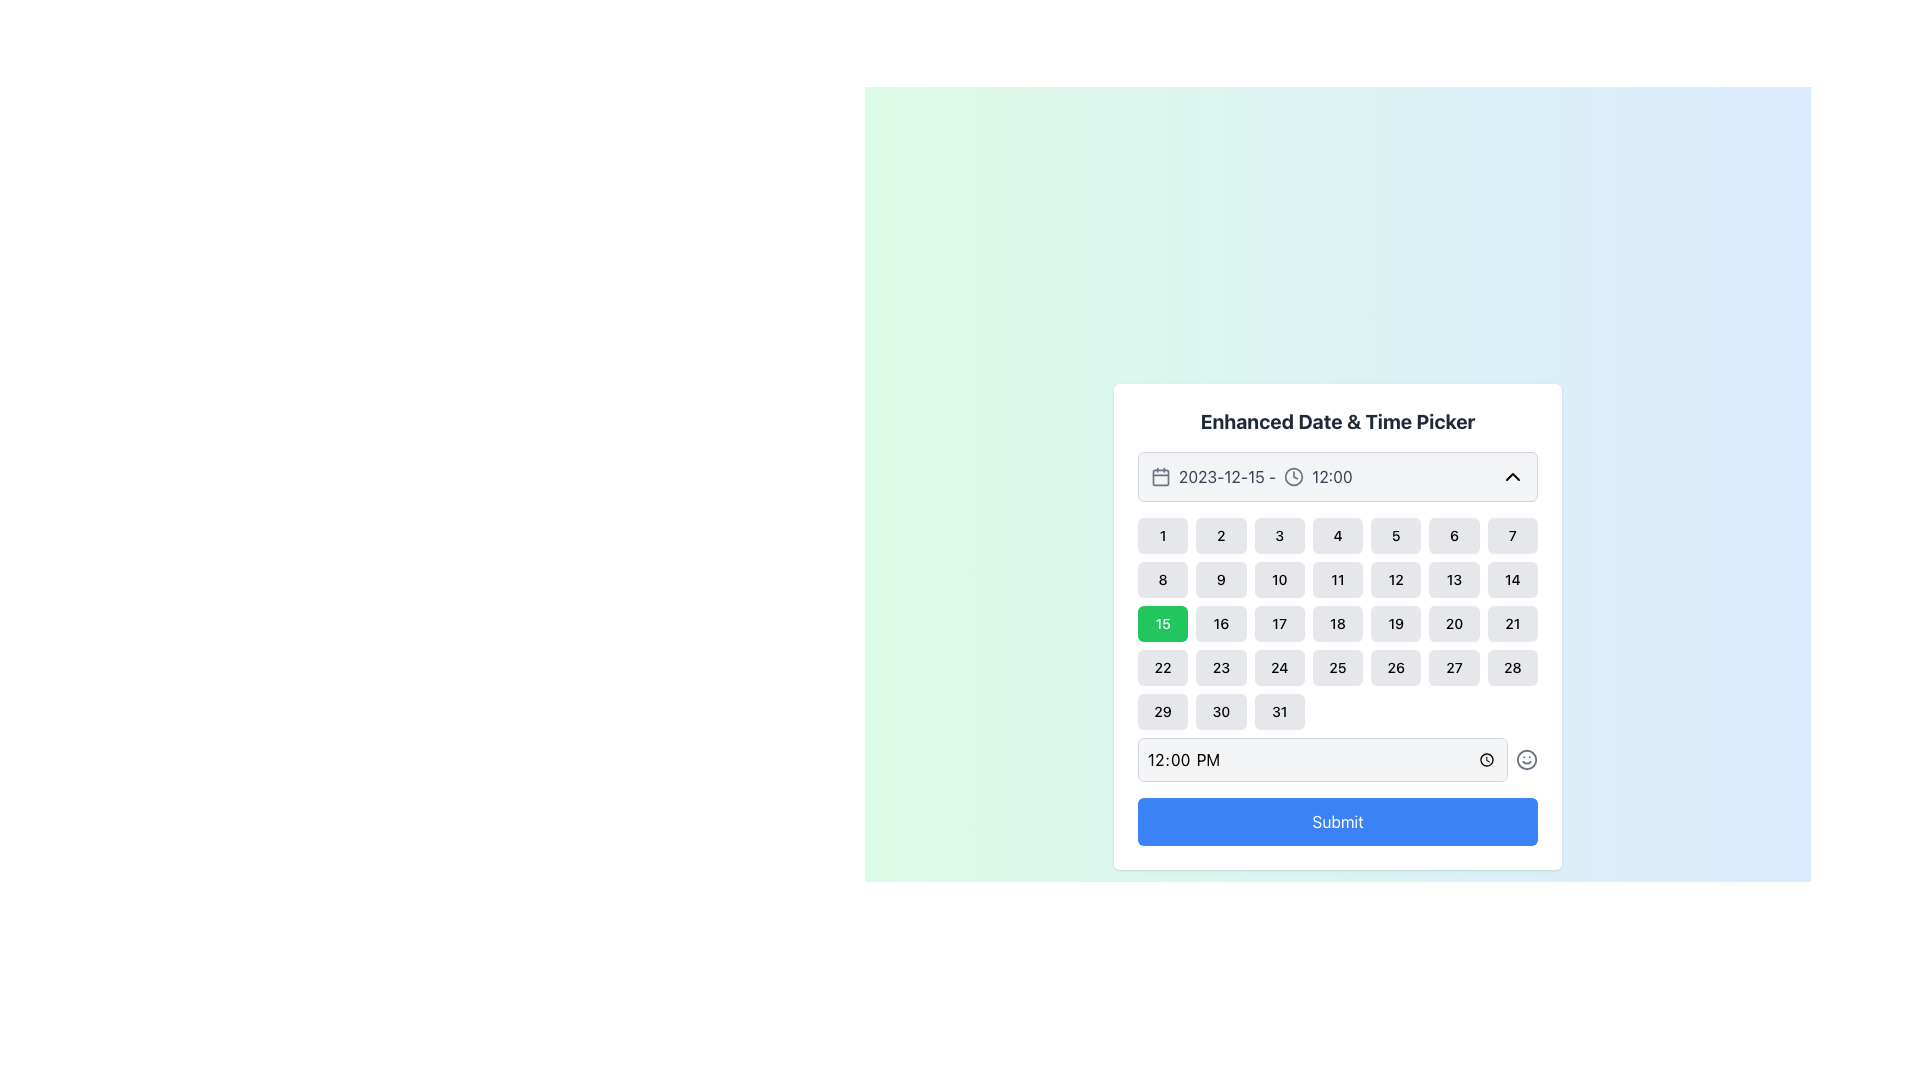 The height and width of the screenshot is (1080, 1920). I want to click on the button representing the date 23 in the date picker, so click(1220, 667).